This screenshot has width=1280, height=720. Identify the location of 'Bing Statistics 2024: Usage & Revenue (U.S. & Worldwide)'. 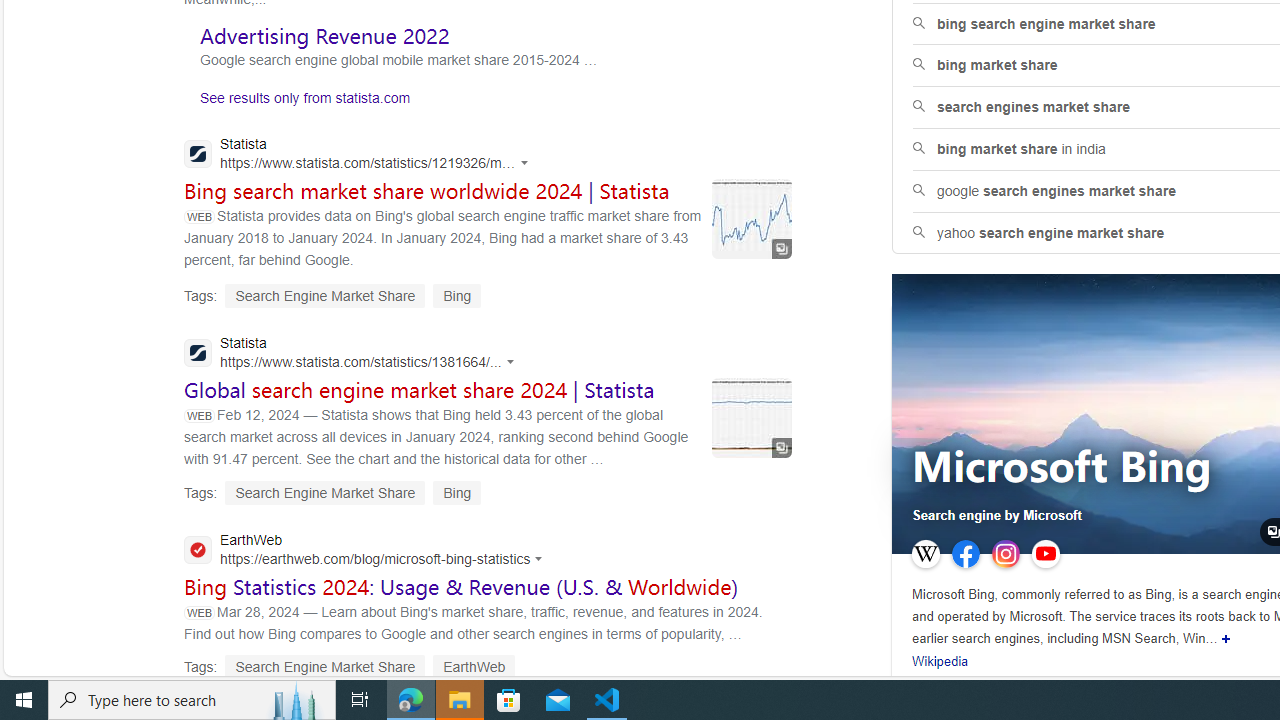
(460, 585).